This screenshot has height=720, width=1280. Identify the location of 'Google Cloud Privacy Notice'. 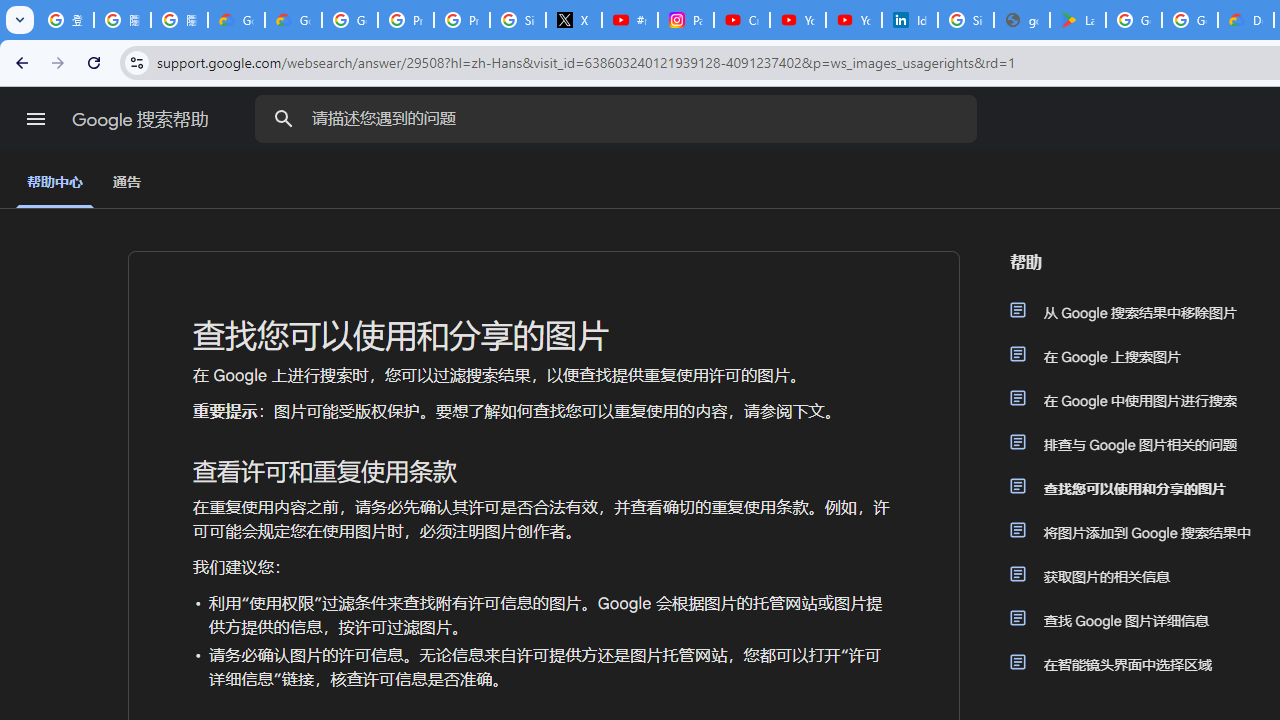
(236, 20).